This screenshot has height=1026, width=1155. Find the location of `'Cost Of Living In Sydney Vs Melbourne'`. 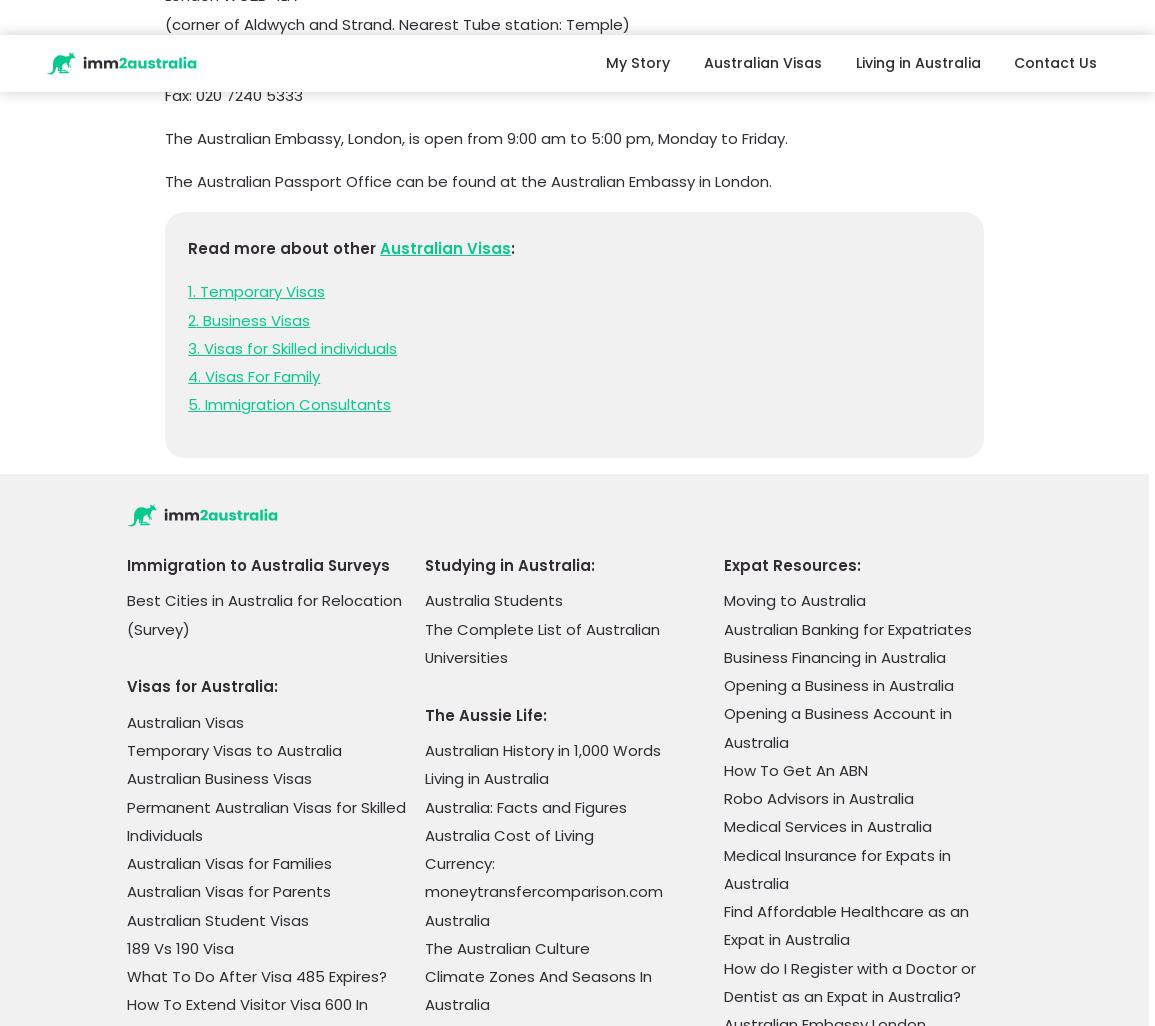

'Cost Of Living In Sydney Vs Melbourne' is located at coordinates (862, 245).